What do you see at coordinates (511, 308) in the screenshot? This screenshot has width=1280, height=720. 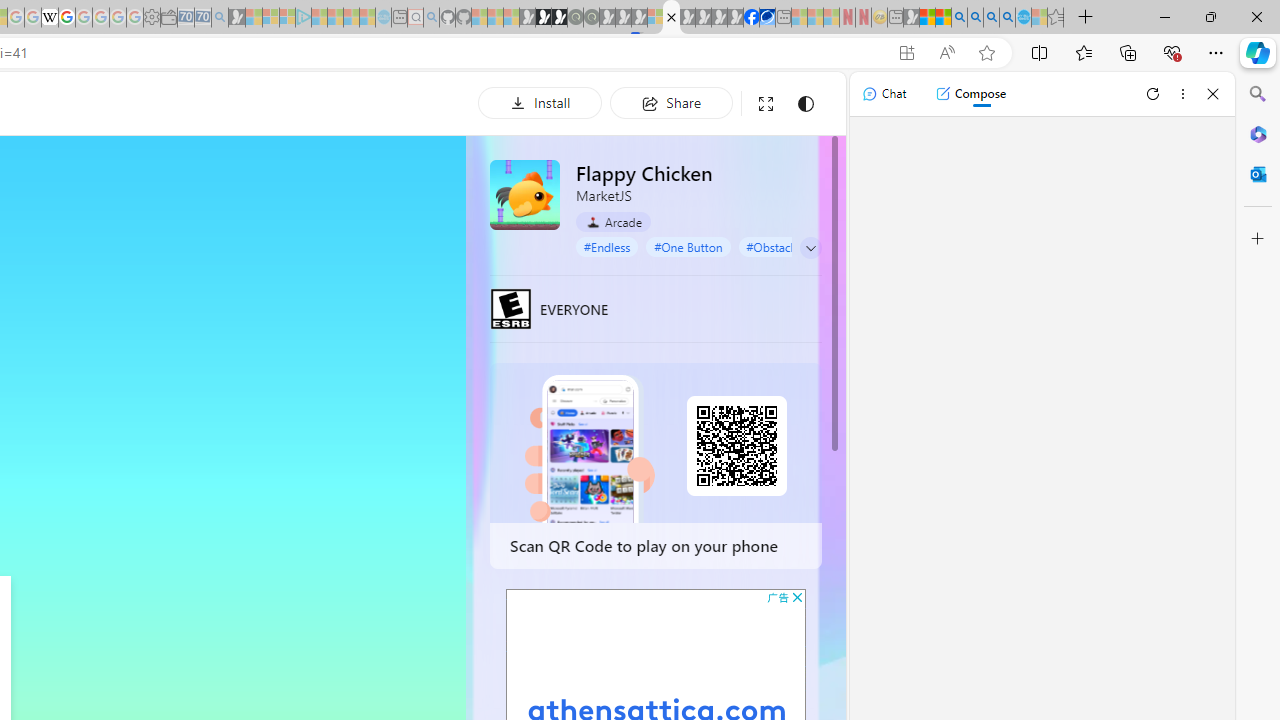 I see `'EVERYONE'` at bounding box center [511, 308].